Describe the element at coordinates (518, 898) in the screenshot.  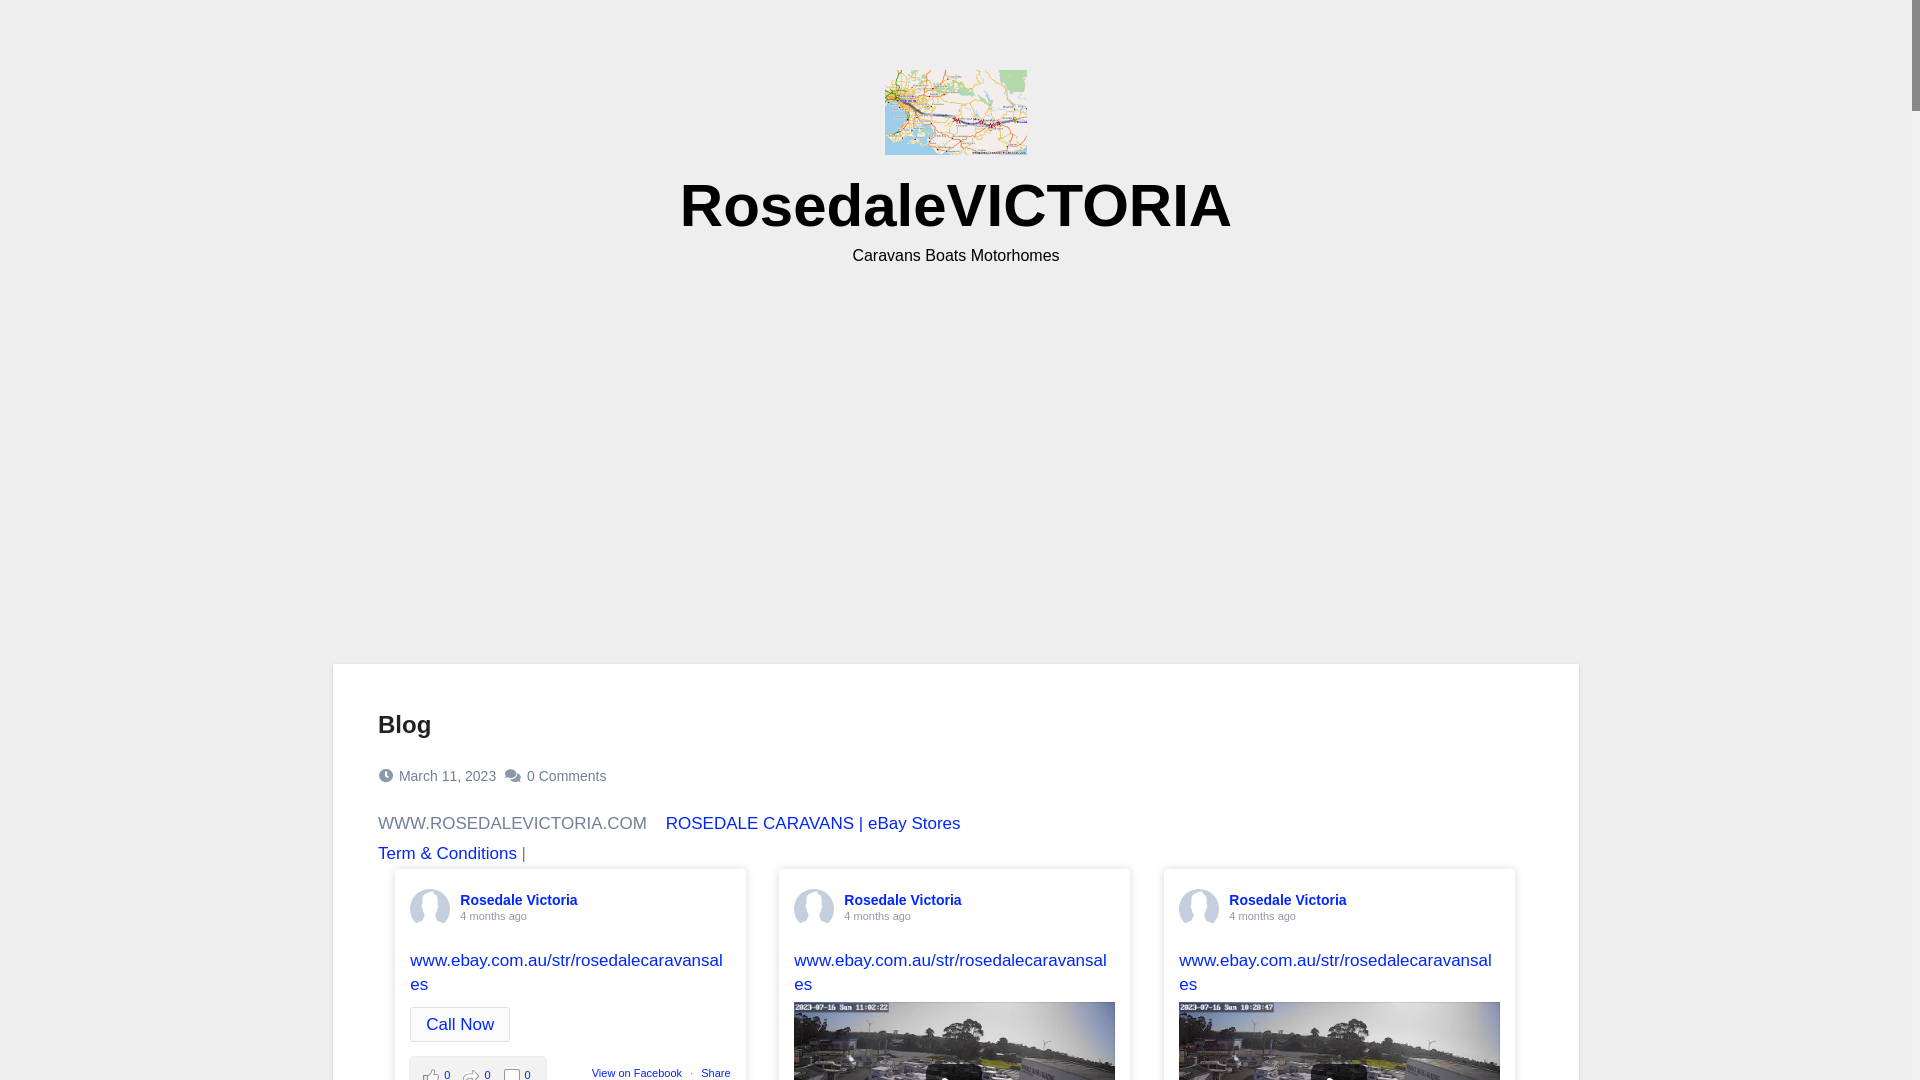
I see `'Rosedale Victoria'` at that location.